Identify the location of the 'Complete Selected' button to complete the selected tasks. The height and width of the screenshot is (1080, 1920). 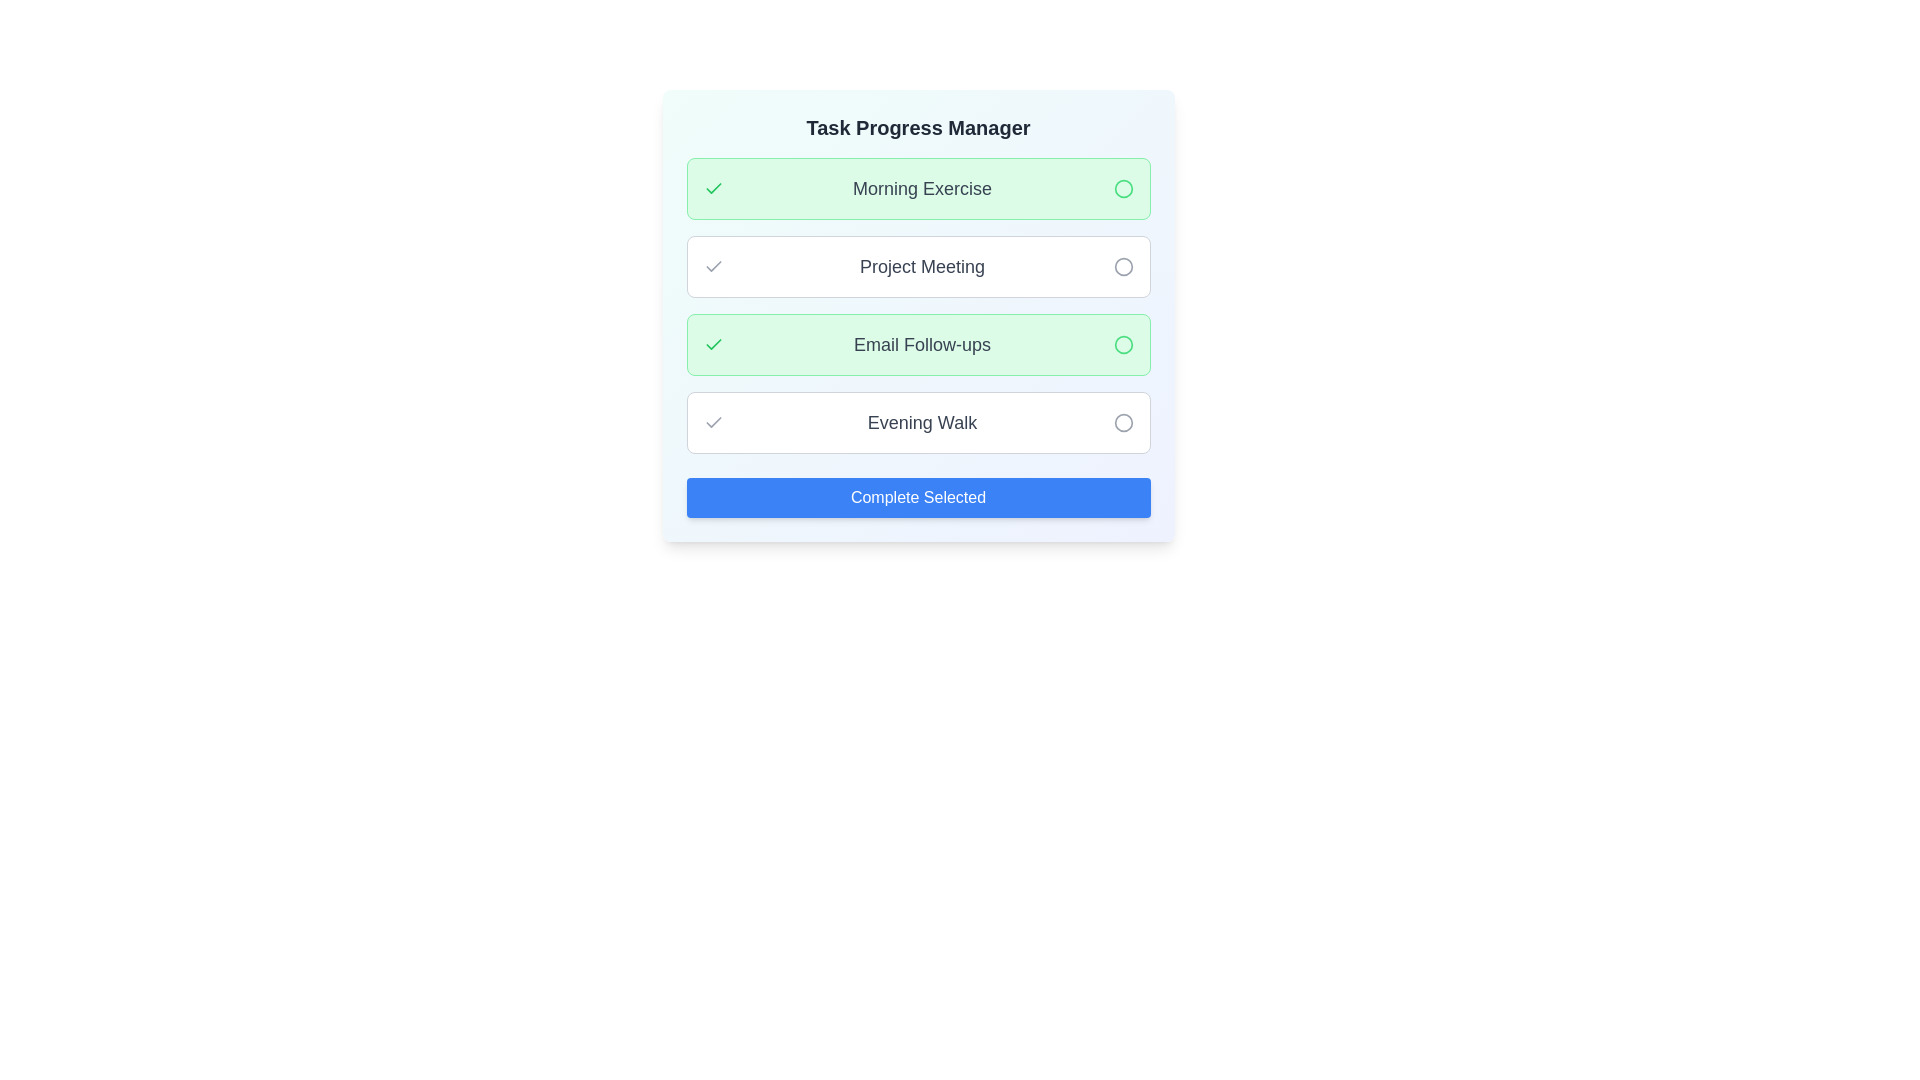
(917, 496).